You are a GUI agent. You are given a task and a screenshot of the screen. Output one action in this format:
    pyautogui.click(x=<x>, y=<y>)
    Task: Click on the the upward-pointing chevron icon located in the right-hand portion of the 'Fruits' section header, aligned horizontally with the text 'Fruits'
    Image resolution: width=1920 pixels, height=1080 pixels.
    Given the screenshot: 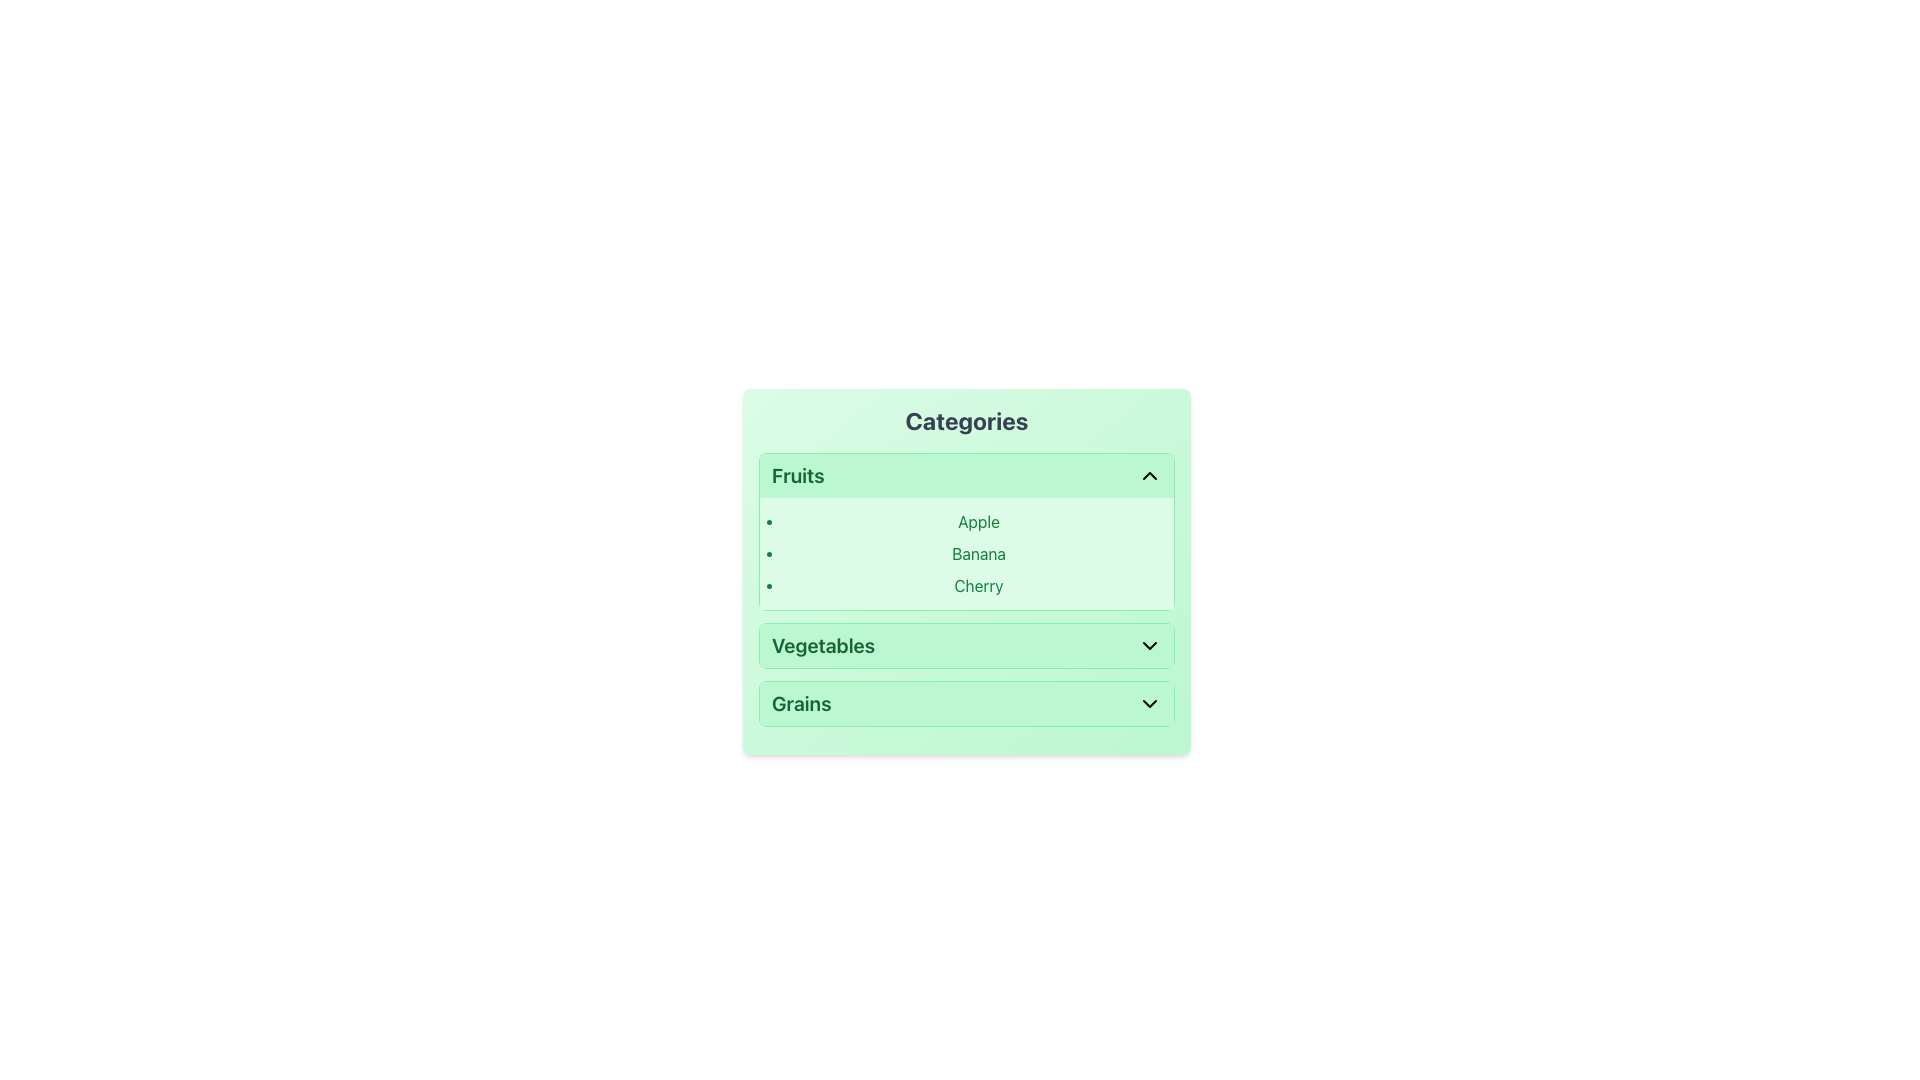 What is the action you would take?
    pyautogui.click(x=1150, y=475)
    